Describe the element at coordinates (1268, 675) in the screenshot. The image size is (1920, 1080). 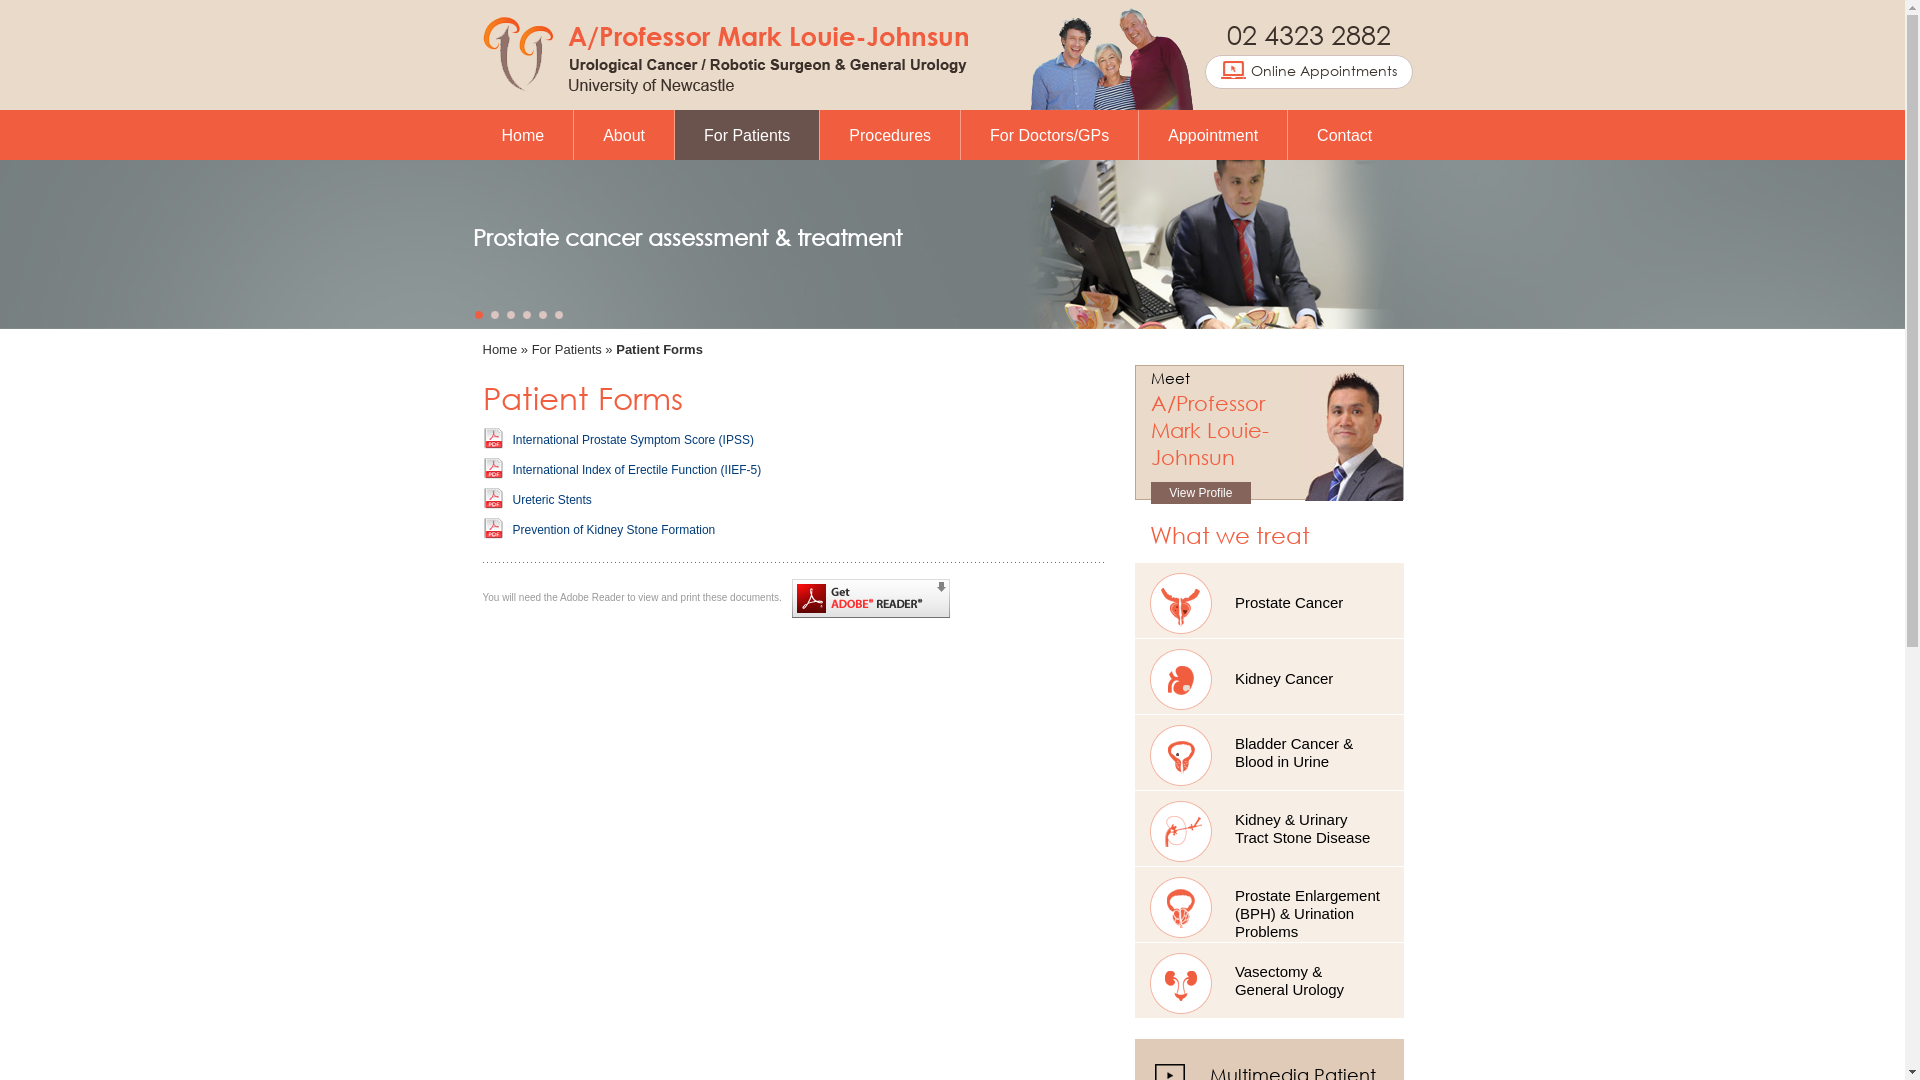
I see `'Kidney Cancer'` at that location.